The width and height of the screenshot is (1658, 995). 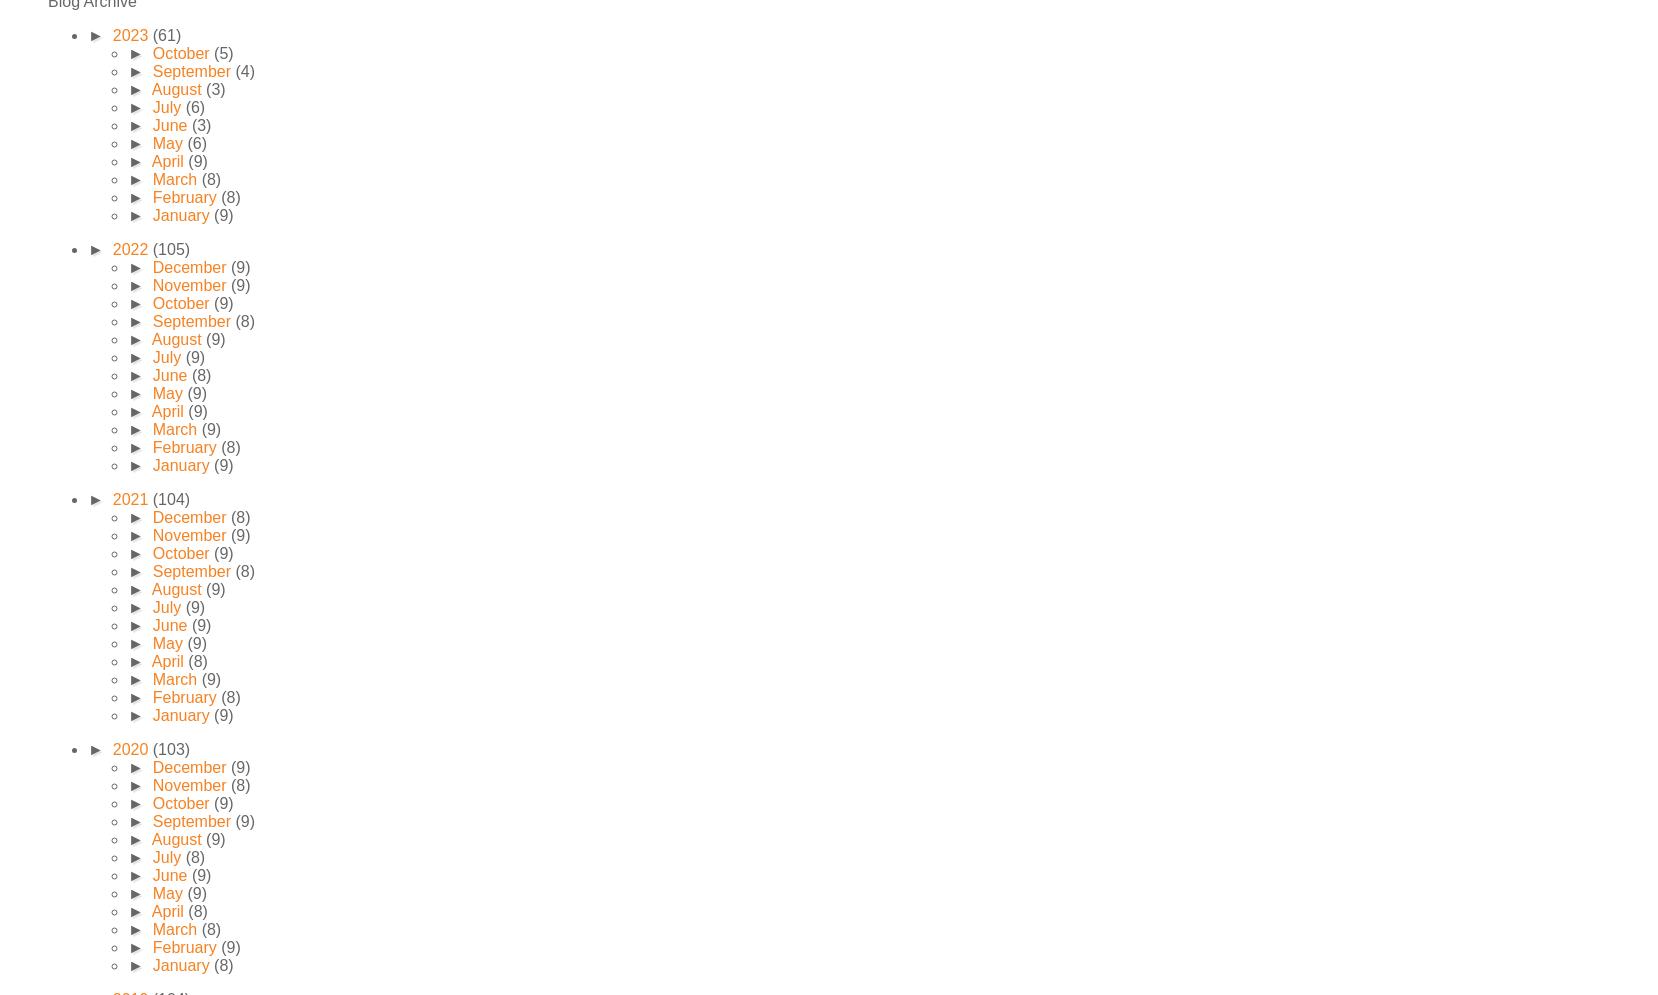 I want to click on '2021', so click(x=130, y=498).